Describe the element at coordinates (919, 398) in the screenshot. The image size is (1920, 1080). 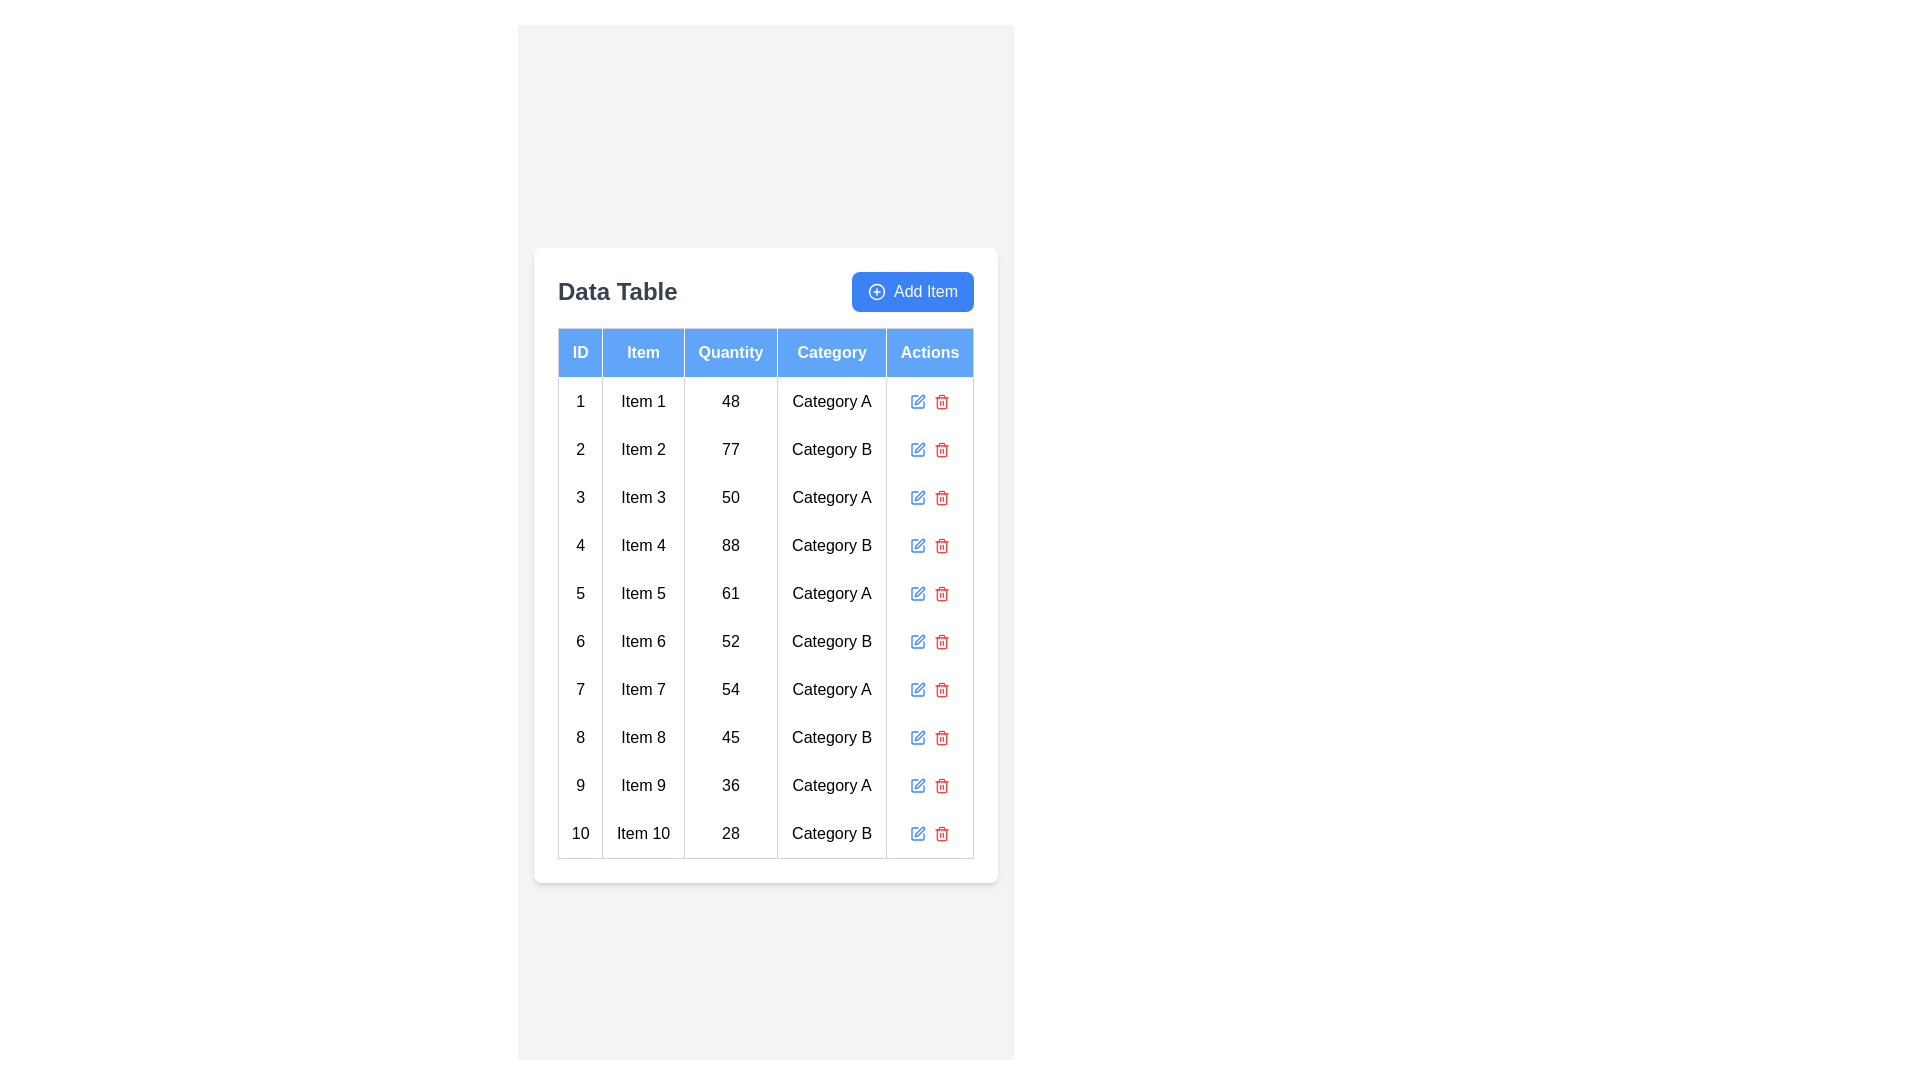
I see `the first icon in the 'Actions' column of the data table to initiate editing for the corresponding row` at that location.